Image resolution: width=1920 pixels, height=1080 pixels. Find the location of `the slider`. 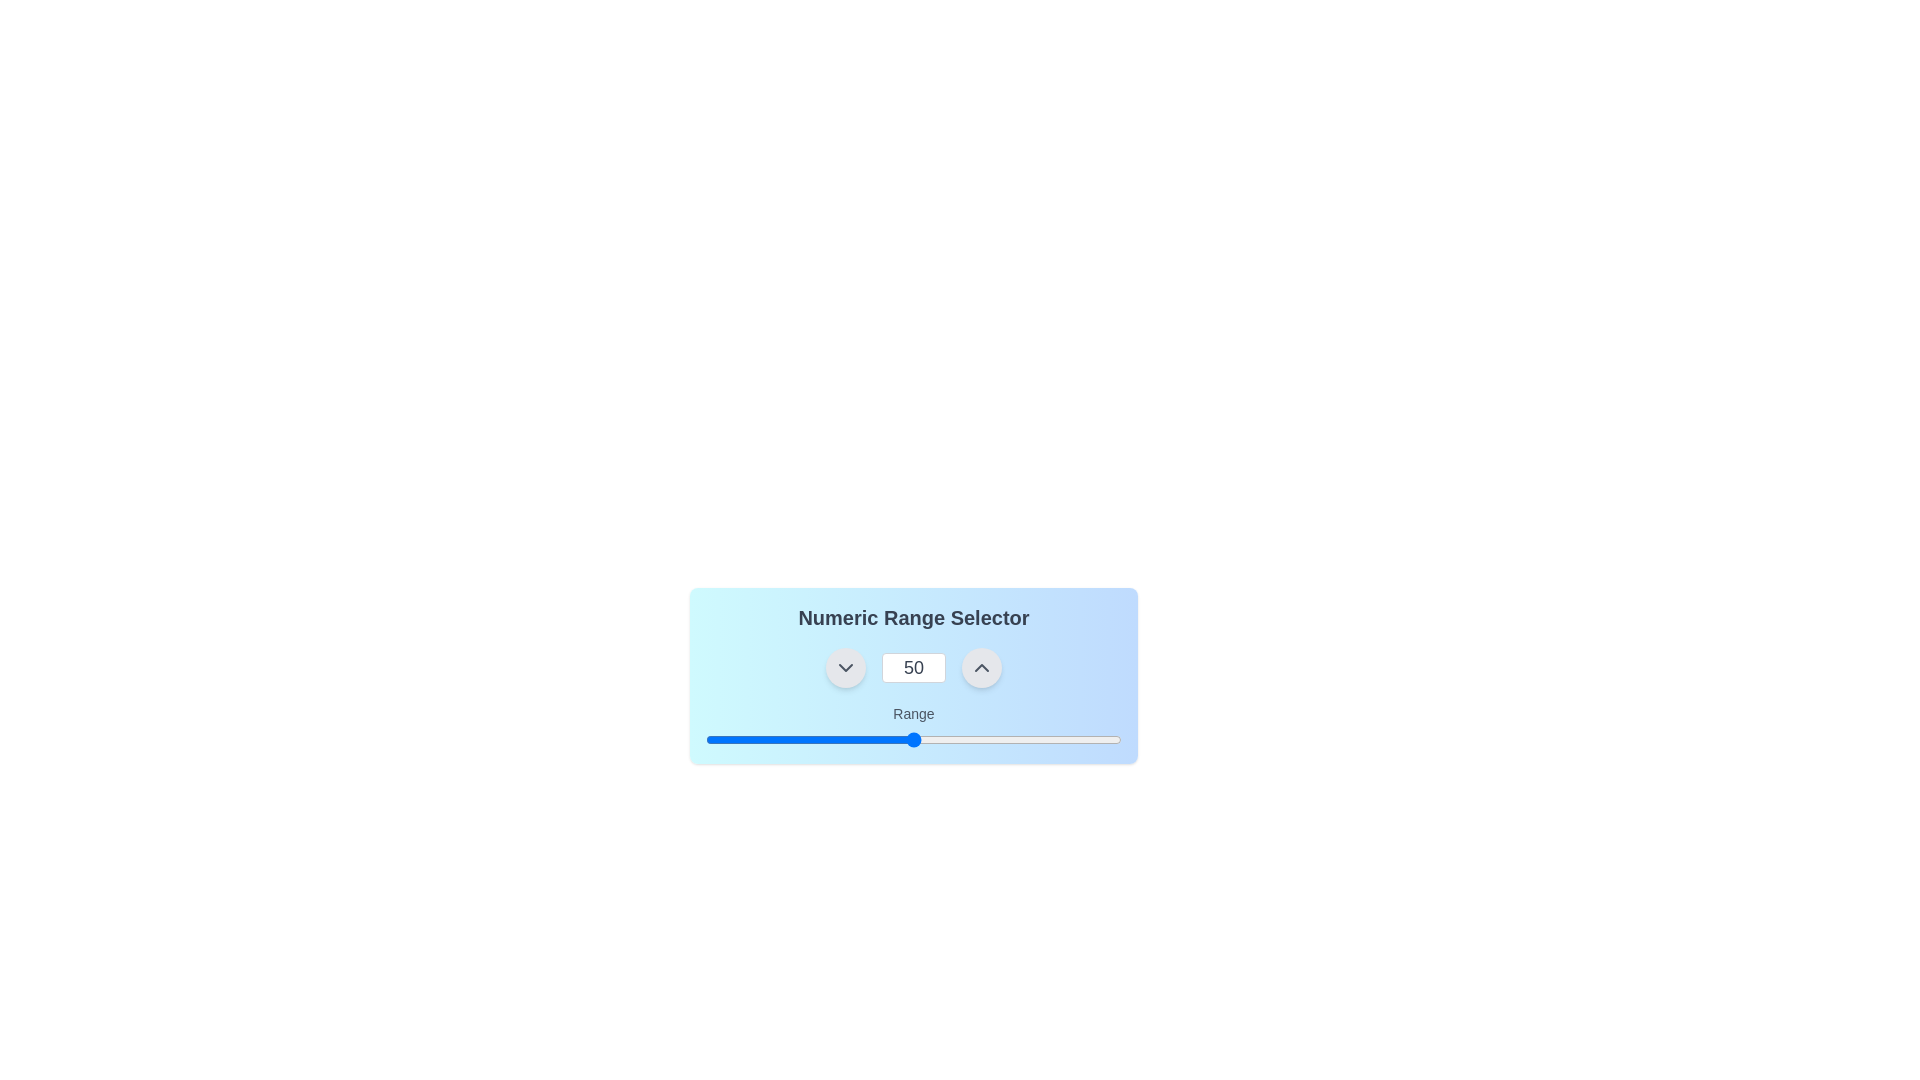

the slider is located at coordinates (1075, 740).